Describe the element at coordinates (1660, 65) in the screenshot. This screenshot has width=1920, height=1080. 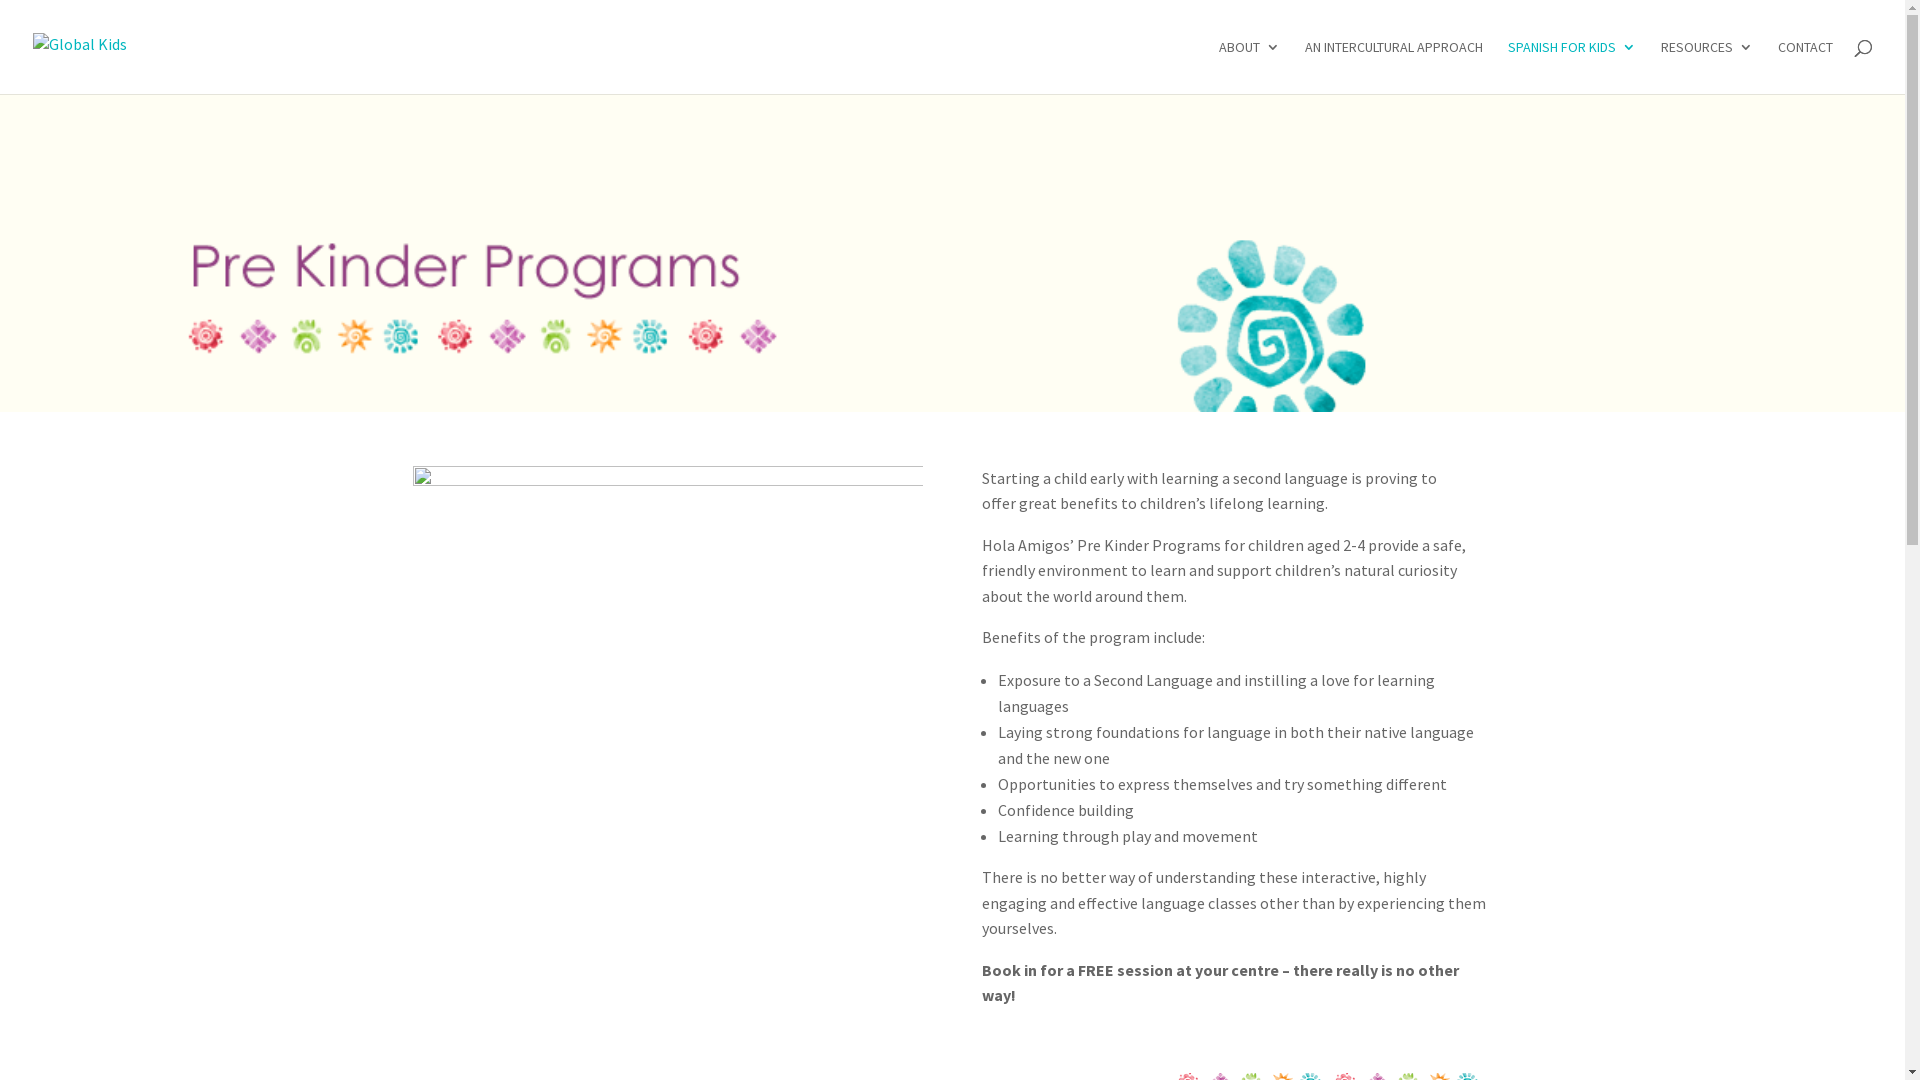
I see `'RESOURCES'` at that location.